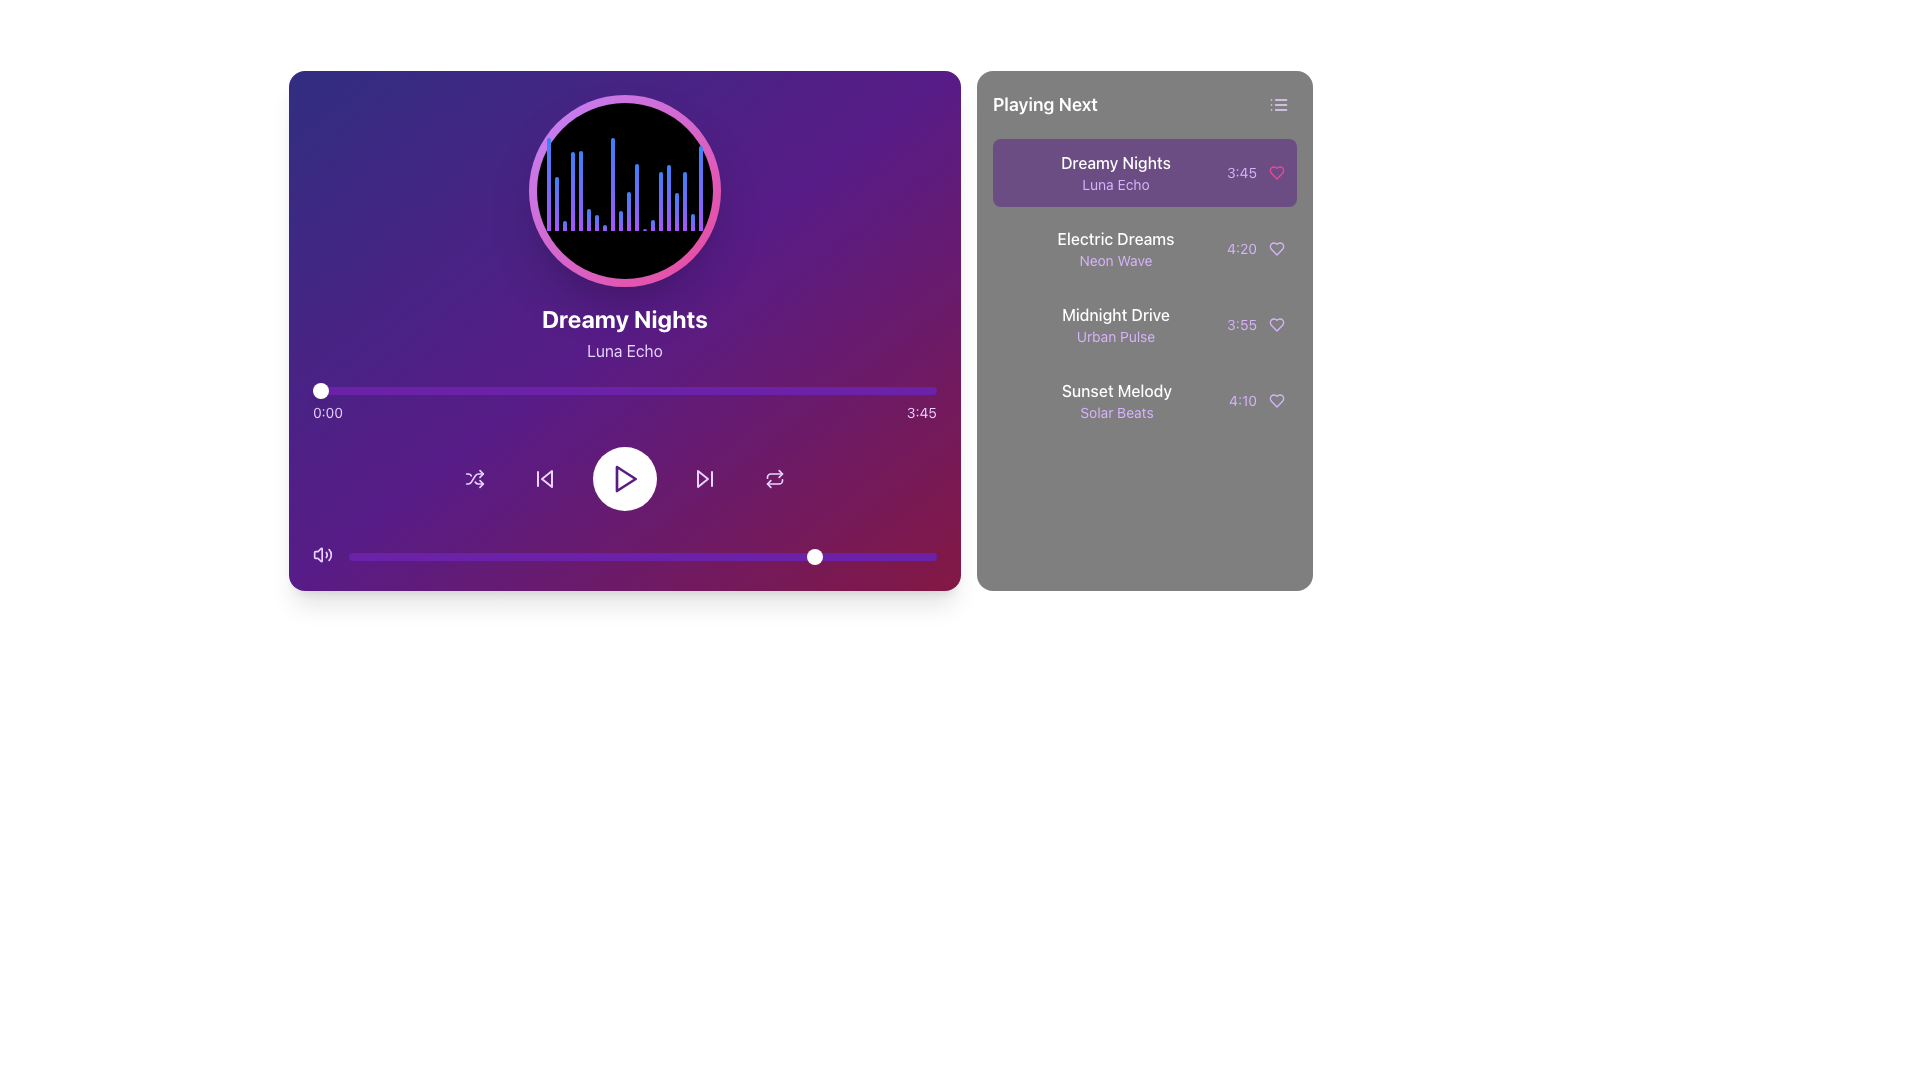 The width and height of the screenshot is (1920, 1080). What do you see at coordinates (623, 350) in the screenshot?
I see `the static text label located directly beneath the 'Dreamy Nights' title in the central music player section` at bounding box center [623, 350].